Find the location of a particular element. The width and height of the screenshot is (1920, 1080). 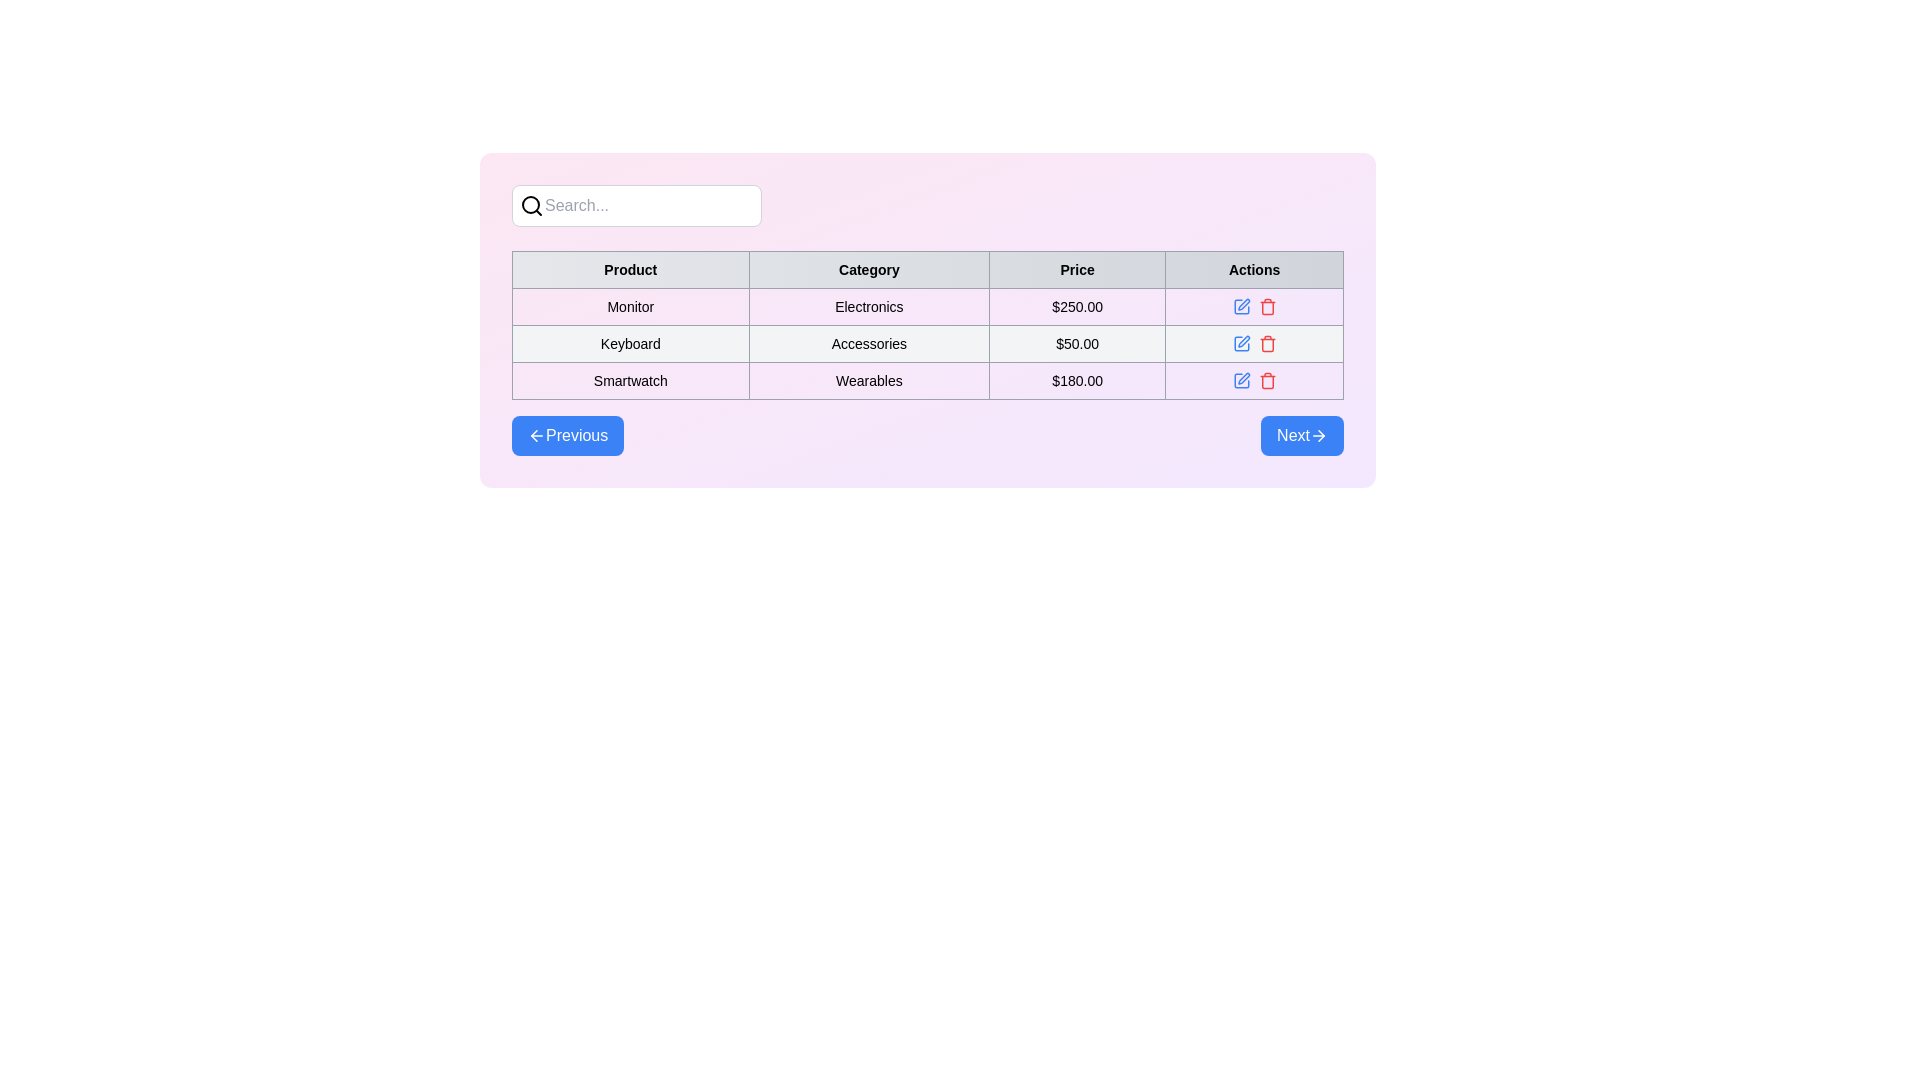

the minimalistic blue-bordered edit icon with a pencil symbol in the Actions column of the second row in the table is located at coordinates (1240, 342).